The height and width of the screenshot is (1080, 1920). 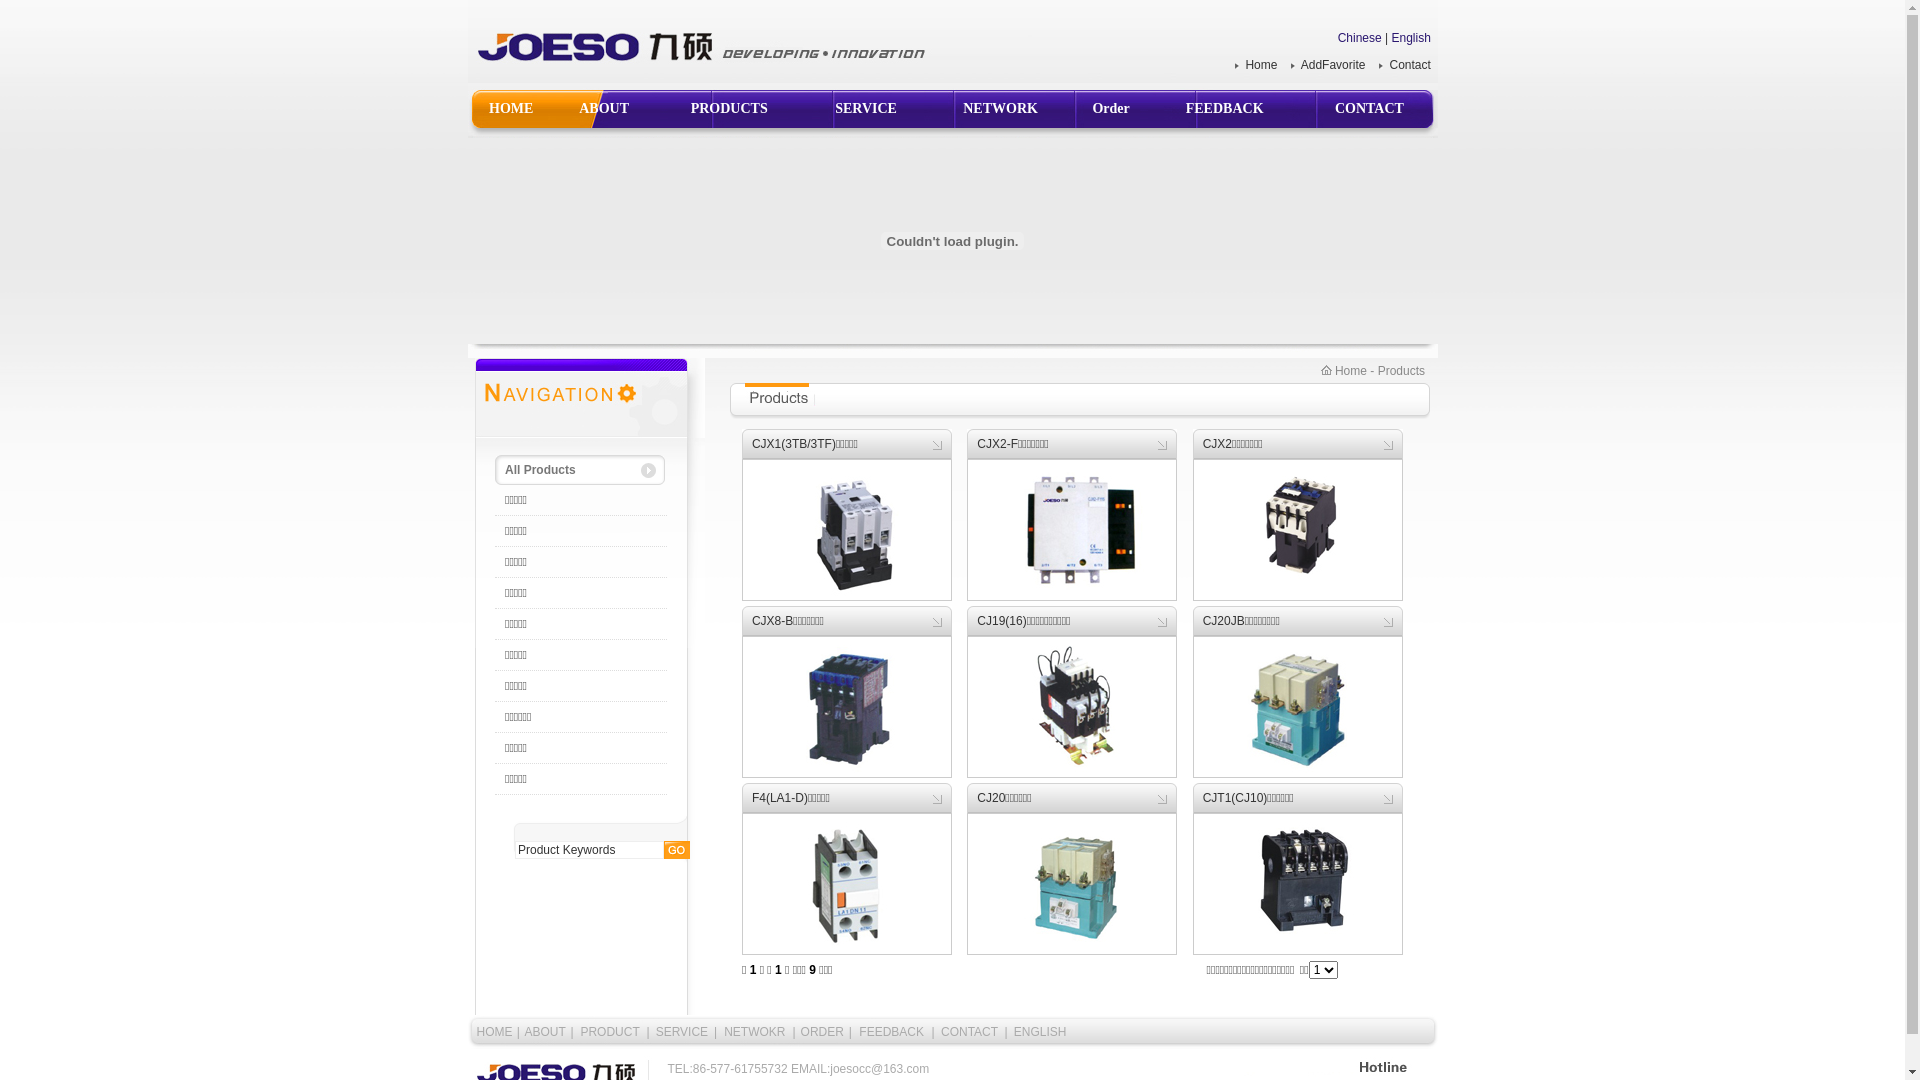 What do you see at coordinates (1408, 64) in the screenshot?
I see `'Contact'` at bounding box center [1408, 64].